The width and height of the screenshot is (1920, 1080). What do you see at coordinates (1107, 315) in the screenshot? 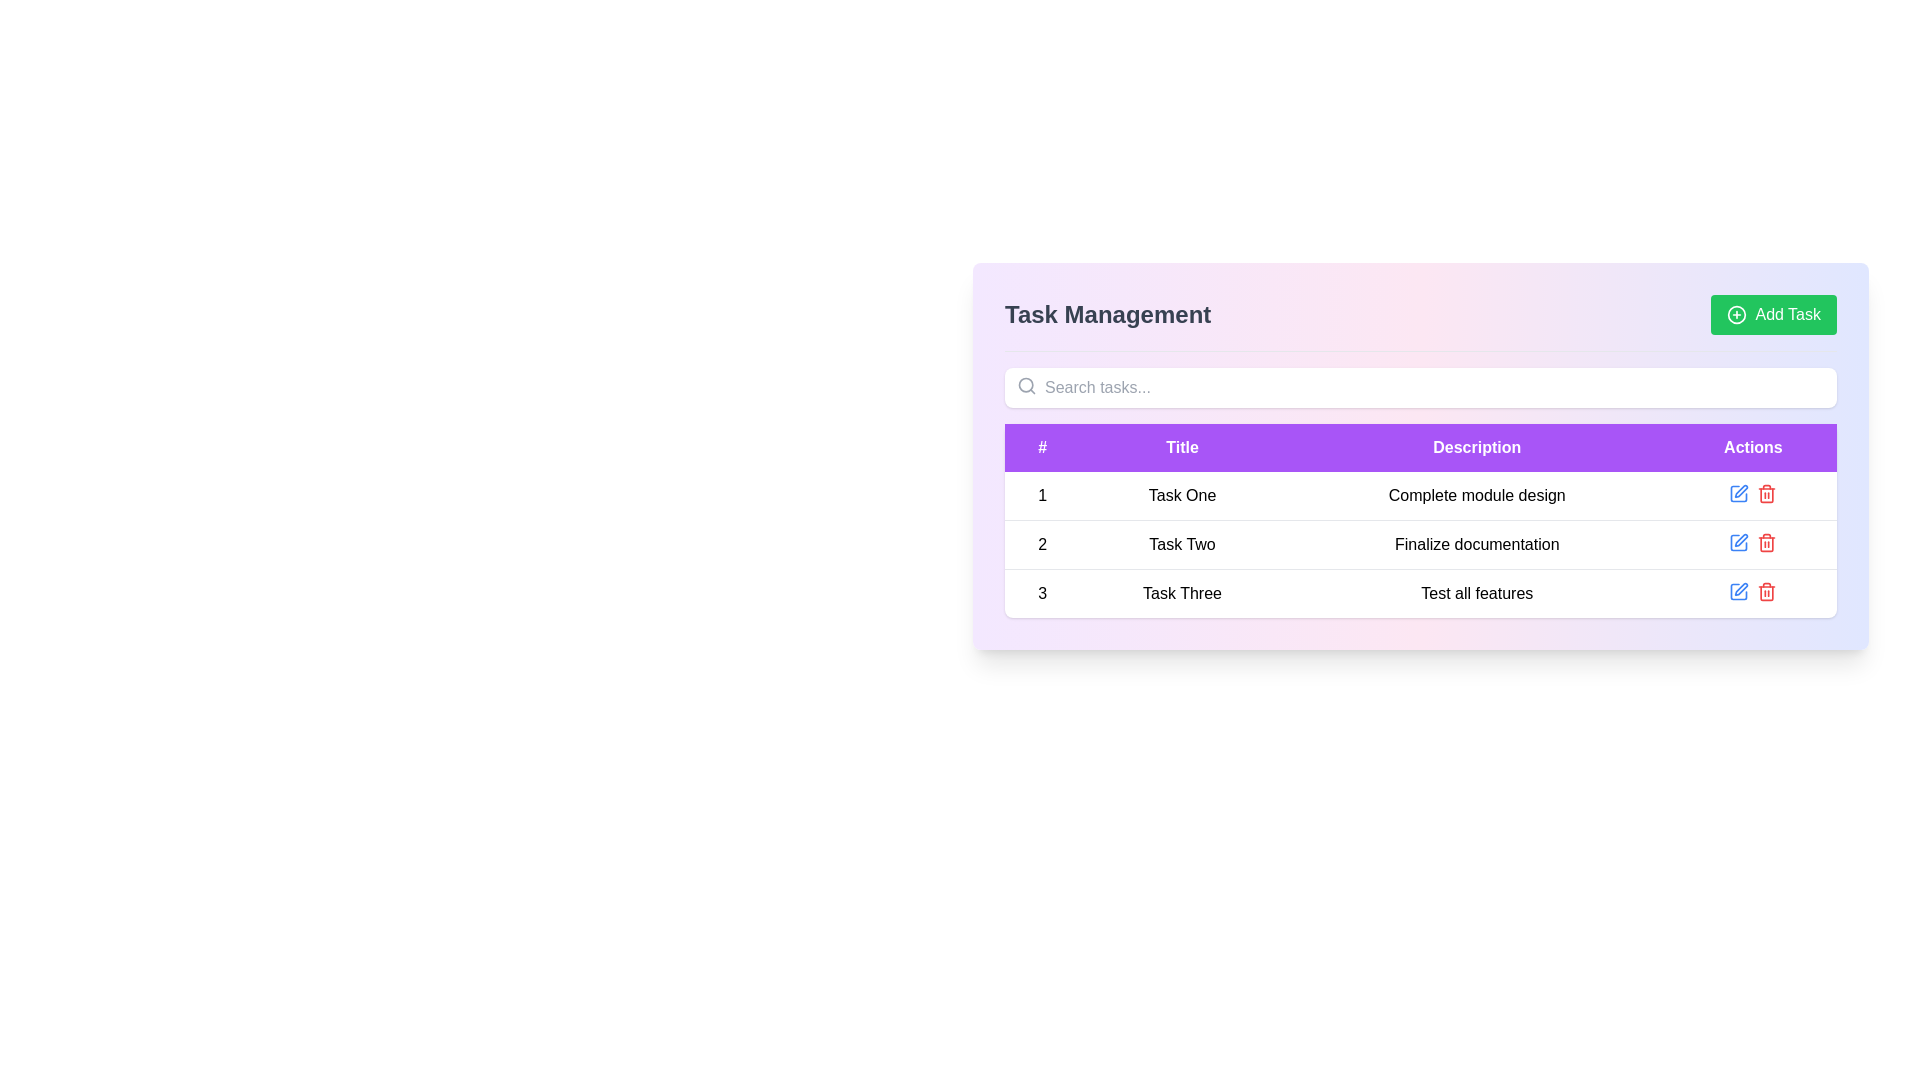
I see `displayed text 'Task Management' which is a bold, large, gray label located in the upper-left section of the header of the task management interface` at bounding box center [1107, 315].